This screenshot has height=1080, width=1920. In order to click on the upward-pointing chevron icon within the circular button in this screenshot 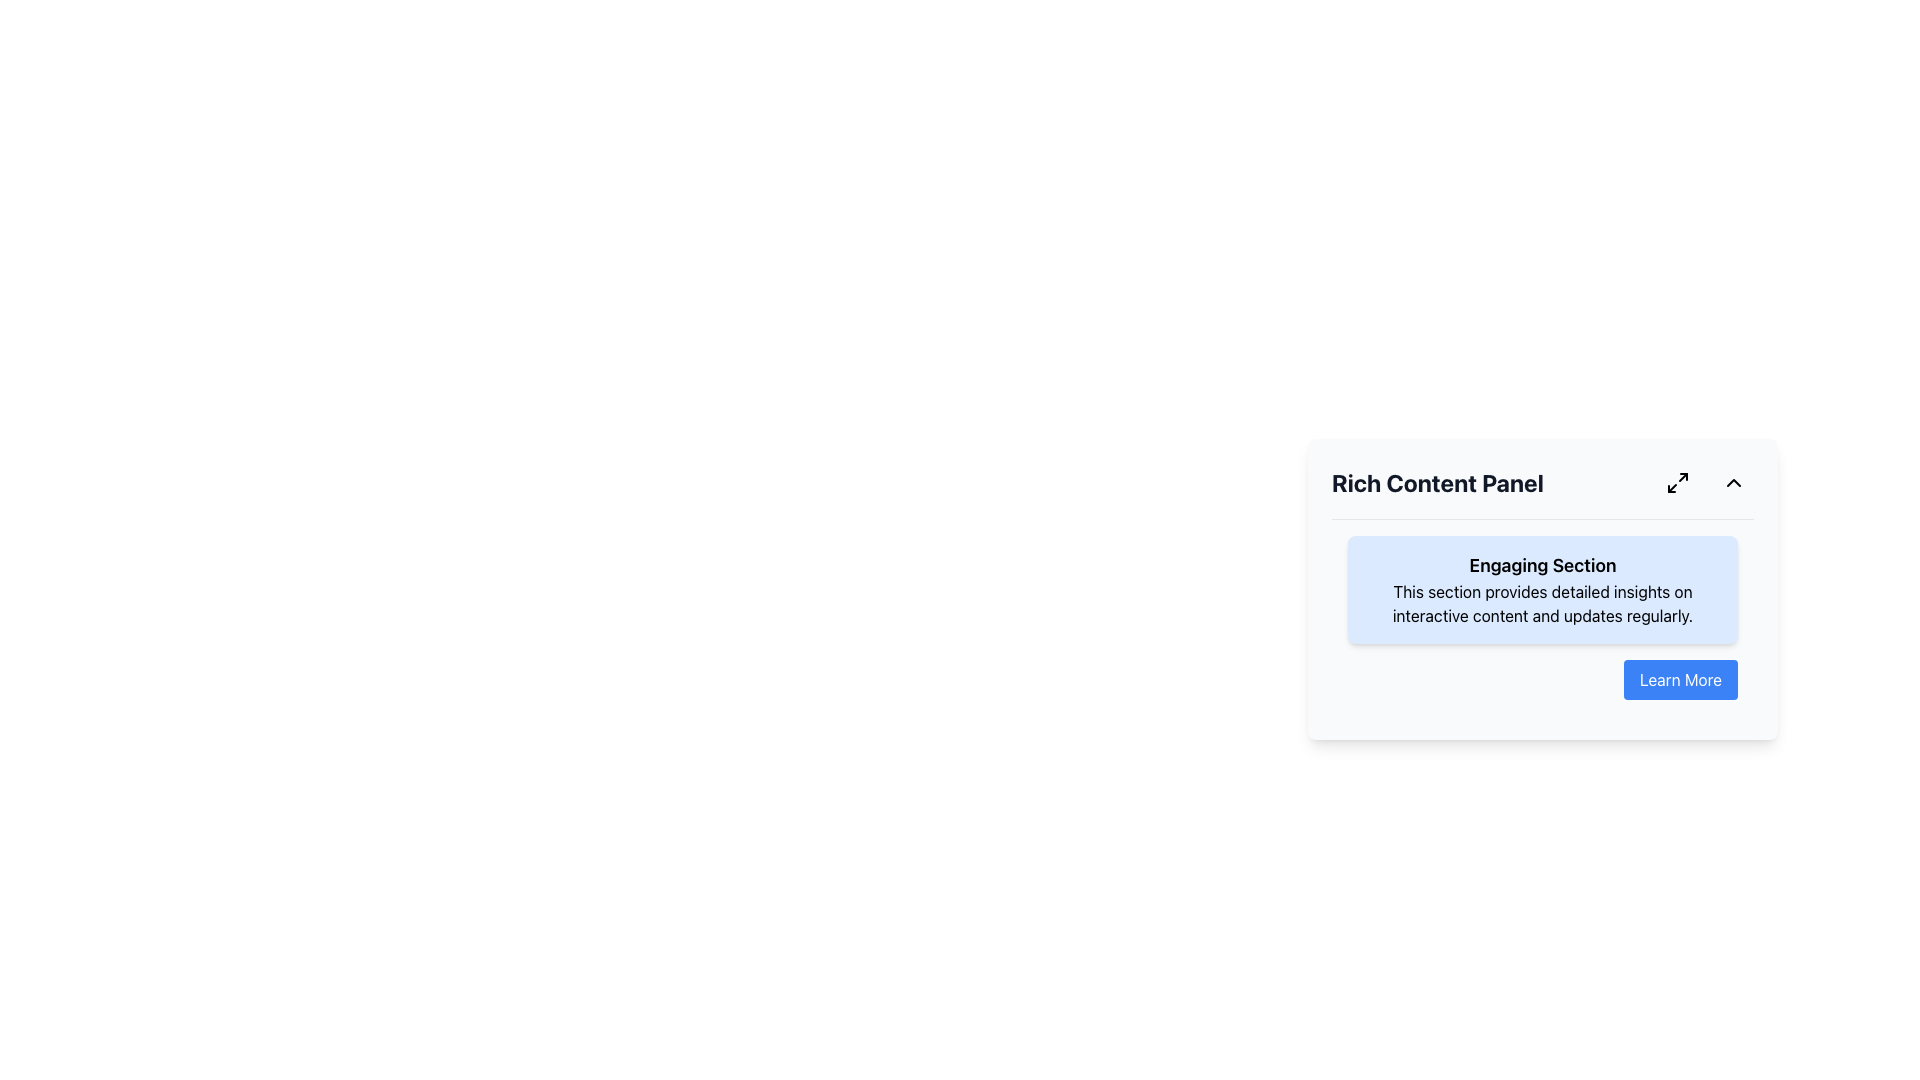, I will do `click(1732, 482)`.